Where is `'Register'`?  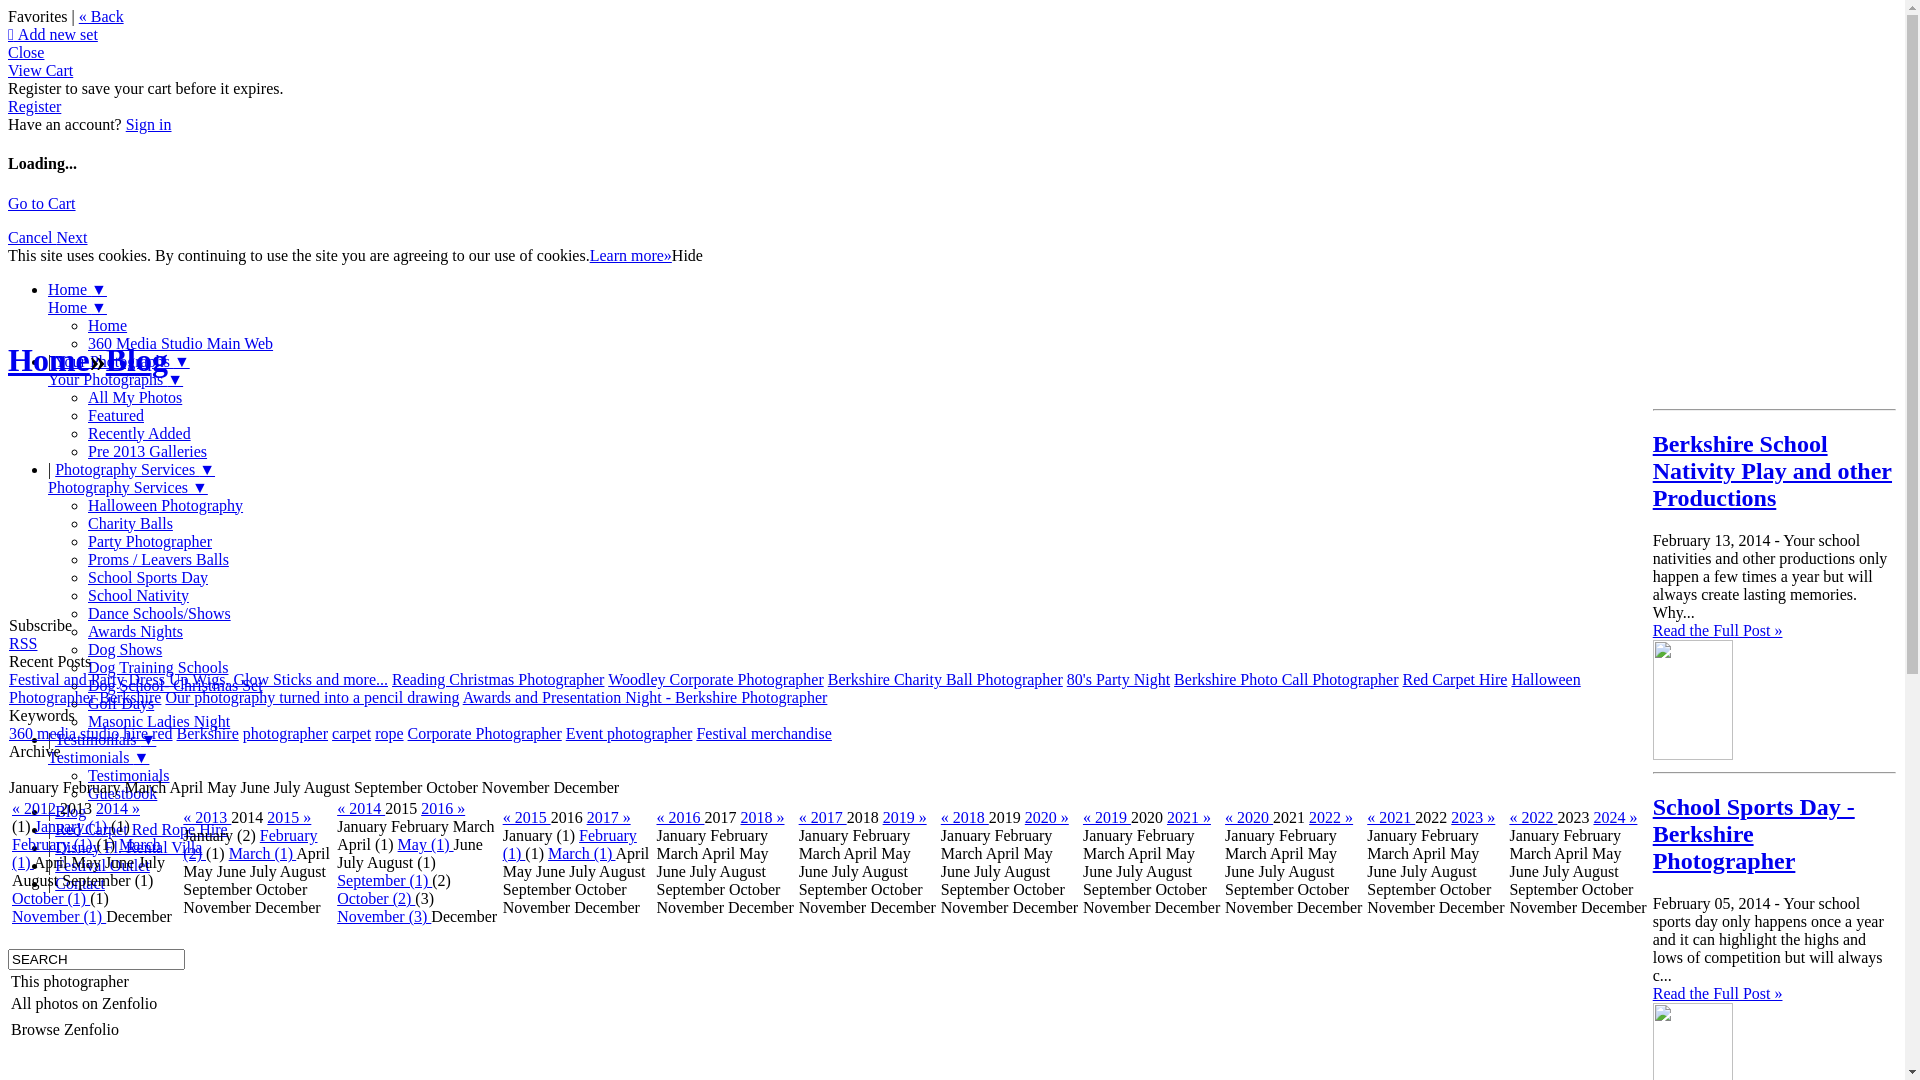 'Register' is located at coordinates (34, 106).